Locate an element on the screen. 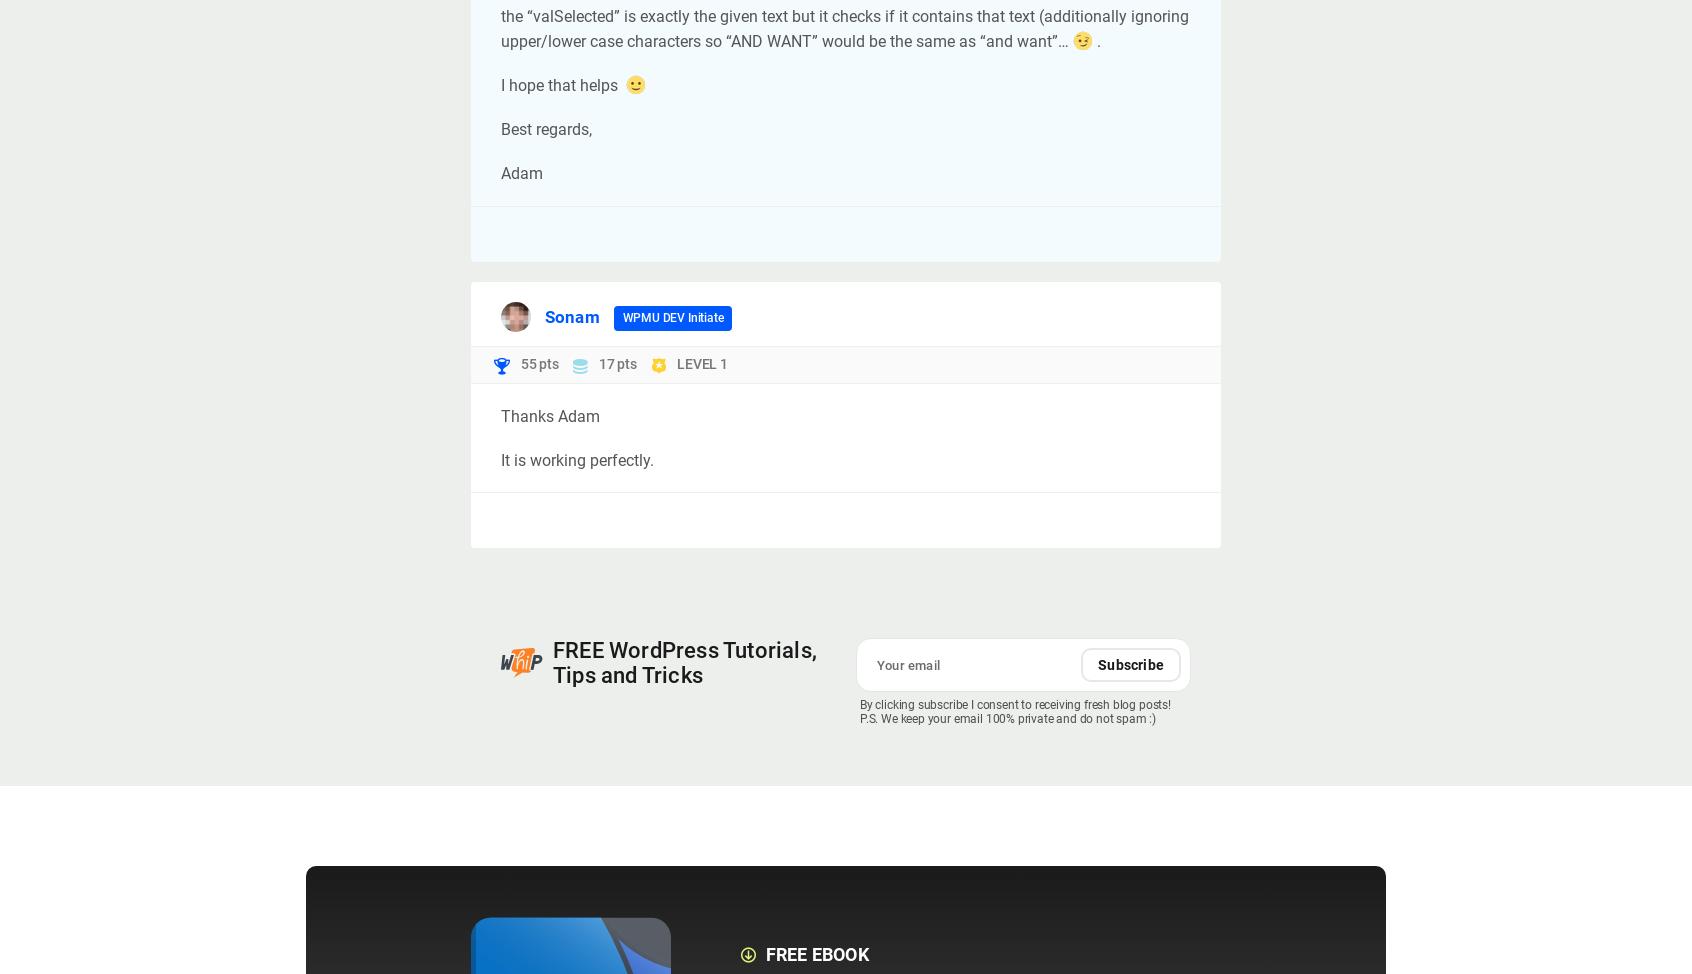 Image resolution: width=1692 pixels, height=974 pixels. 'I hope that helps' is located at coordinates (561, 84).